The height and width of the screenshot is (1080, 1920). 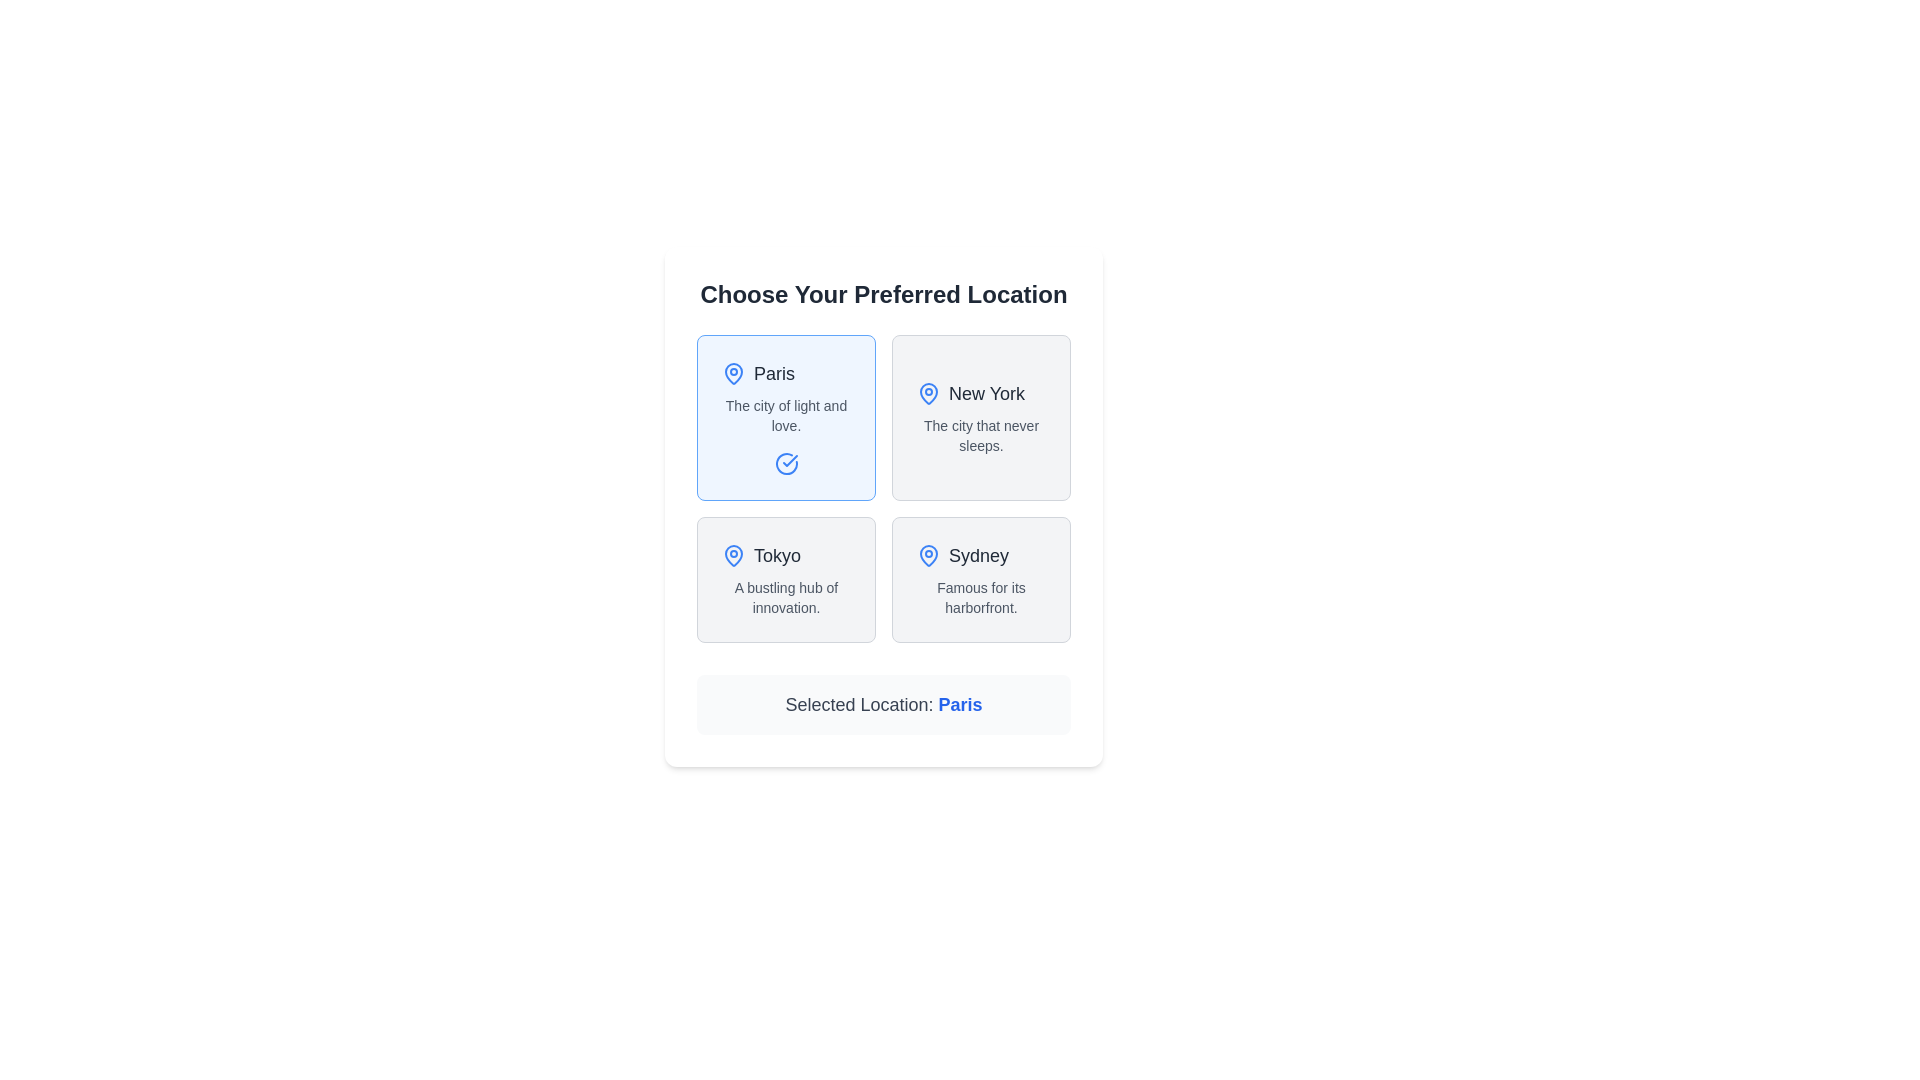 I want to click on the appearance of the blue checkmark icon located inside the card representing 'Paris' in the first position of the grid layout, so click(x=789, y=461).